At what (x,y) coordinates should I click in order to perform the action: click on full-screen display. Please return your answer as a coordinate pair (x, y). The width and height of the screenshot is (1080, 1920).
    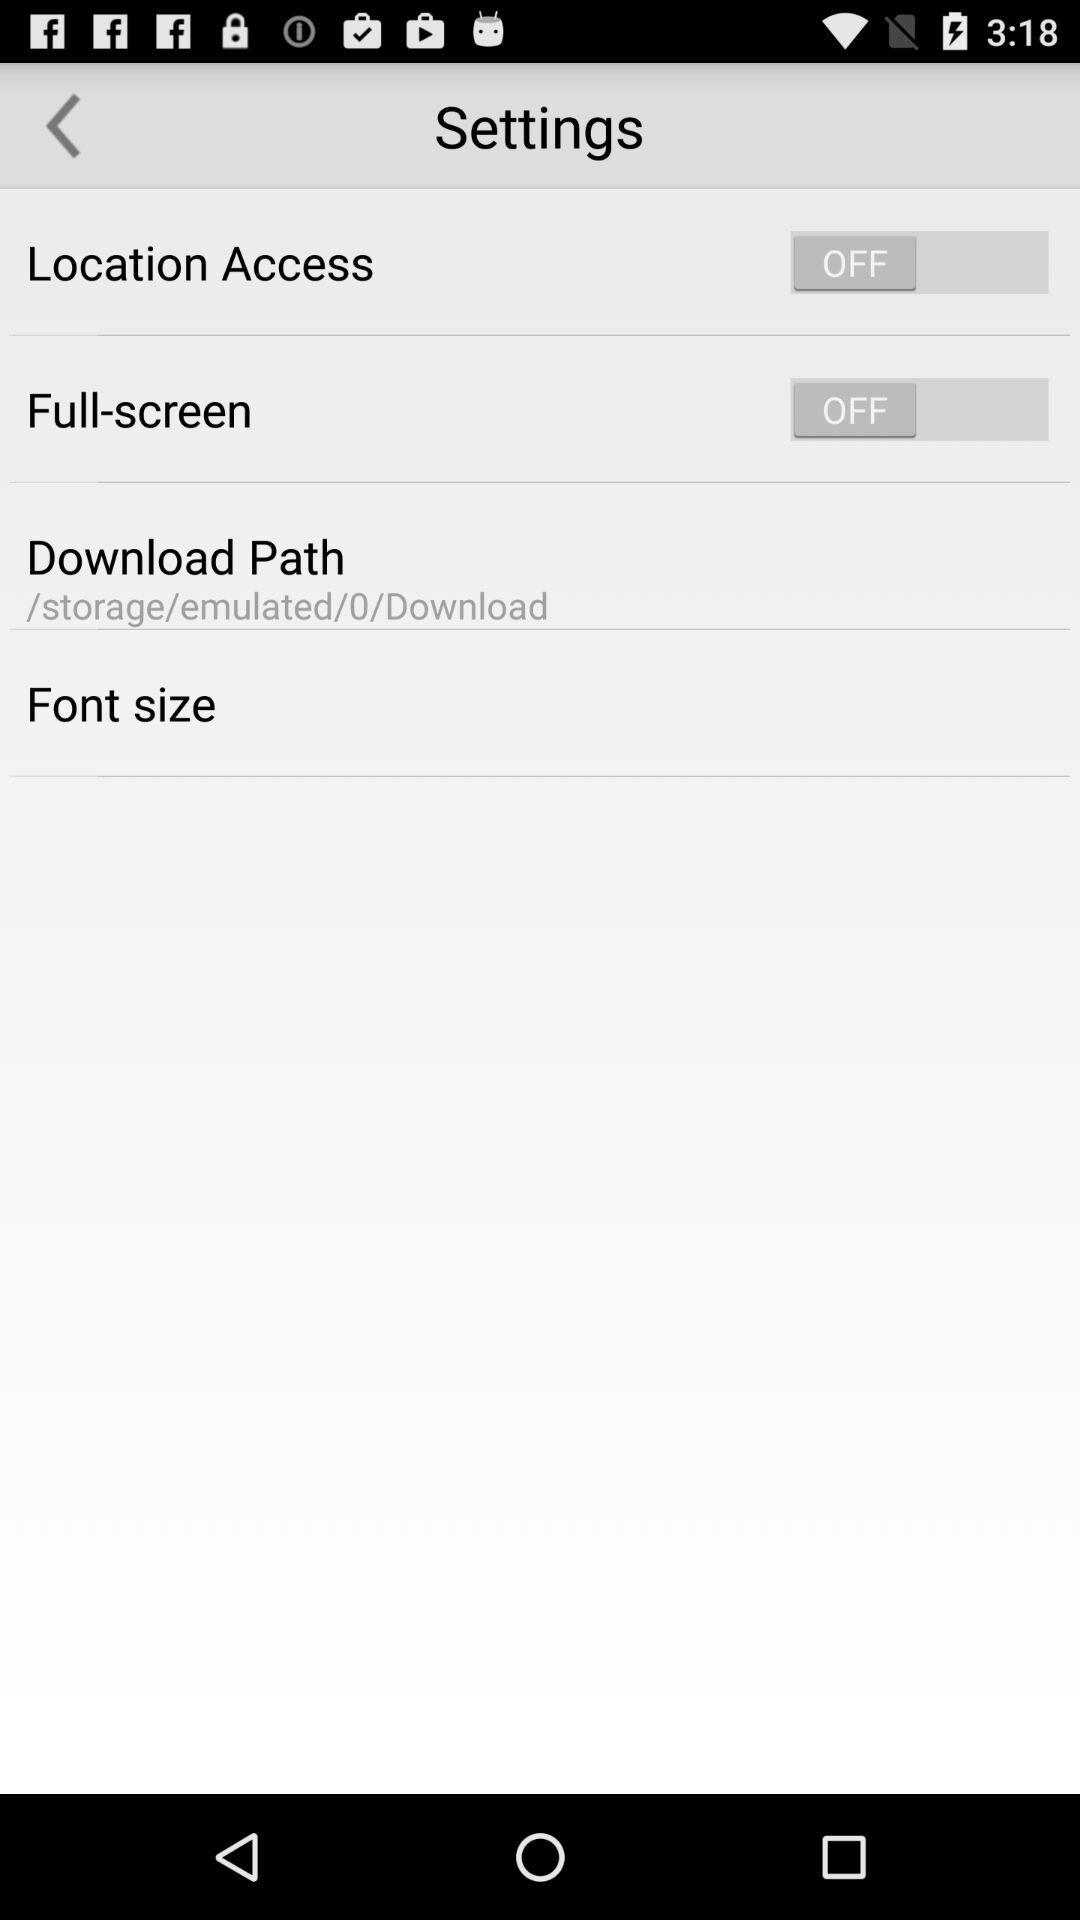
    Looking at the image, I should click on (919, 408).